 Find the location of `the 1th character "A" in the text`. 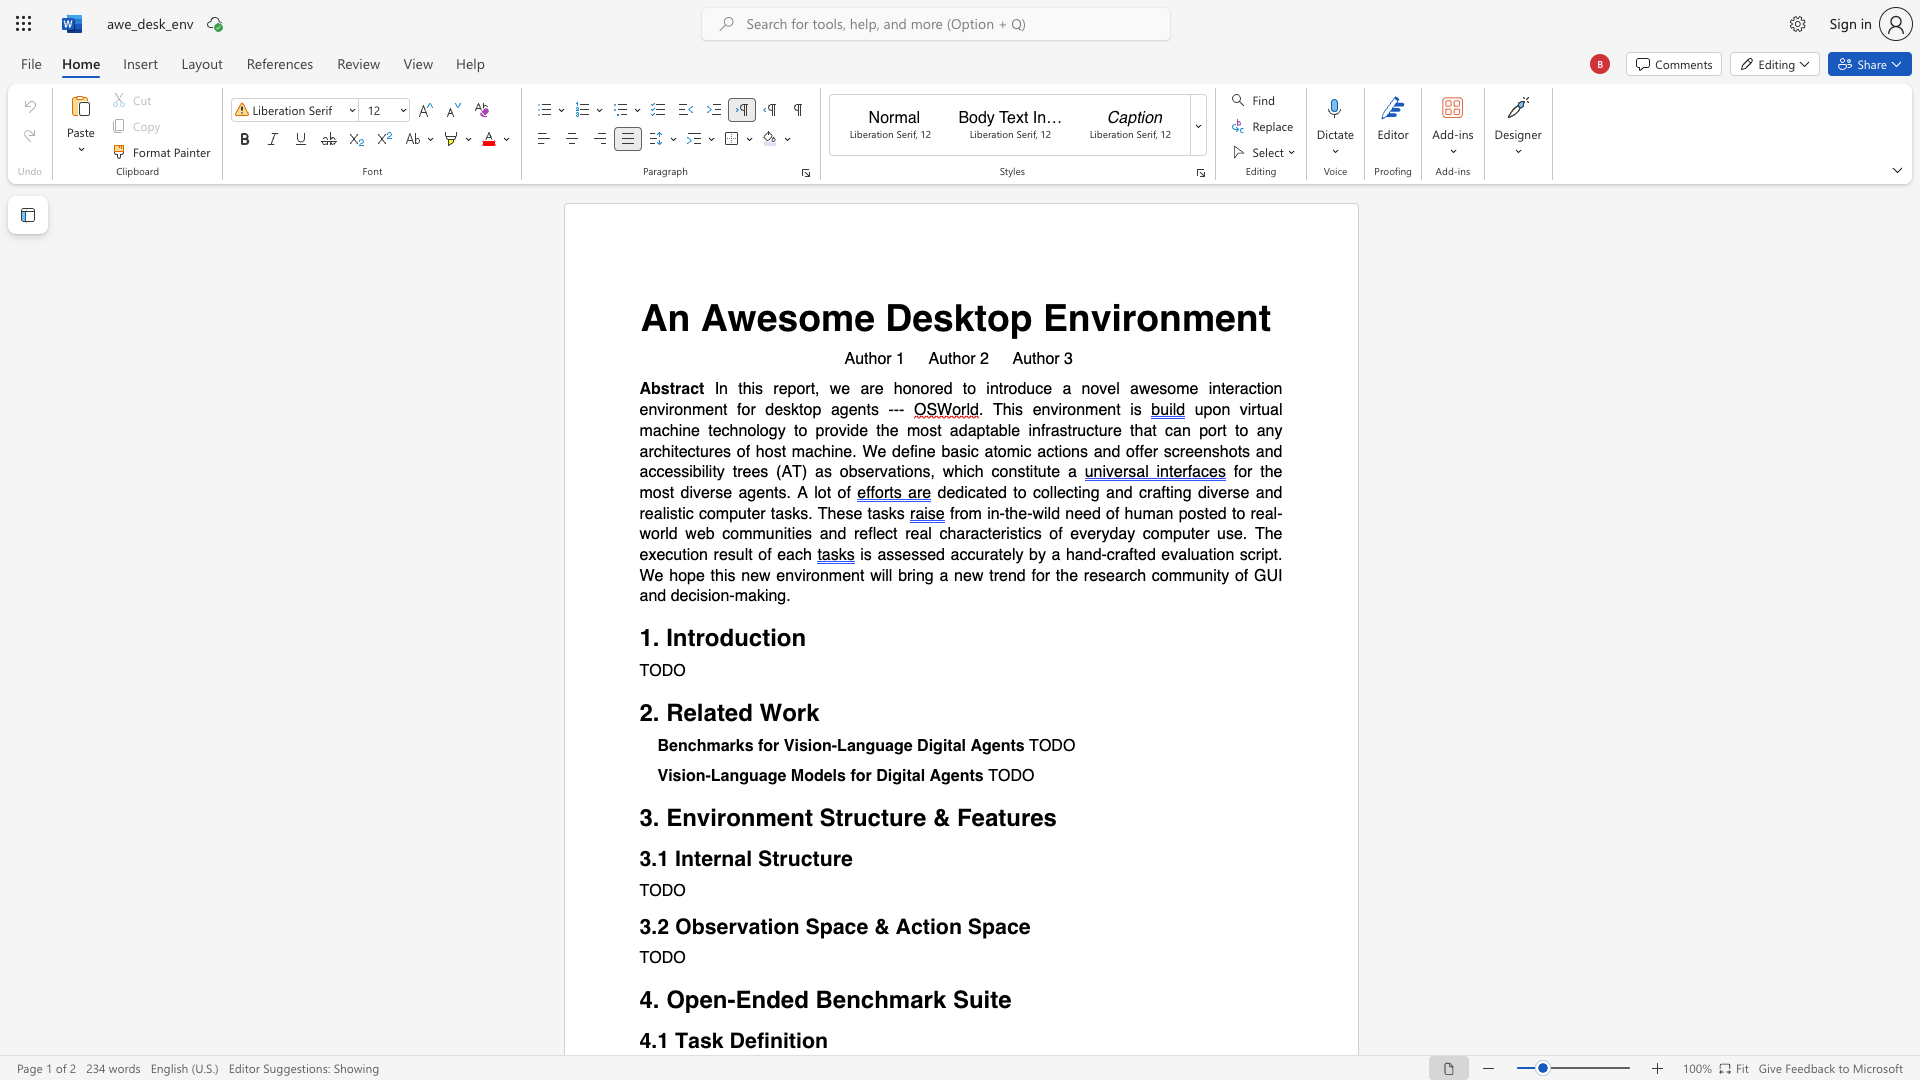

the 1th character "A" in the text is located at coordinates (653, 316).